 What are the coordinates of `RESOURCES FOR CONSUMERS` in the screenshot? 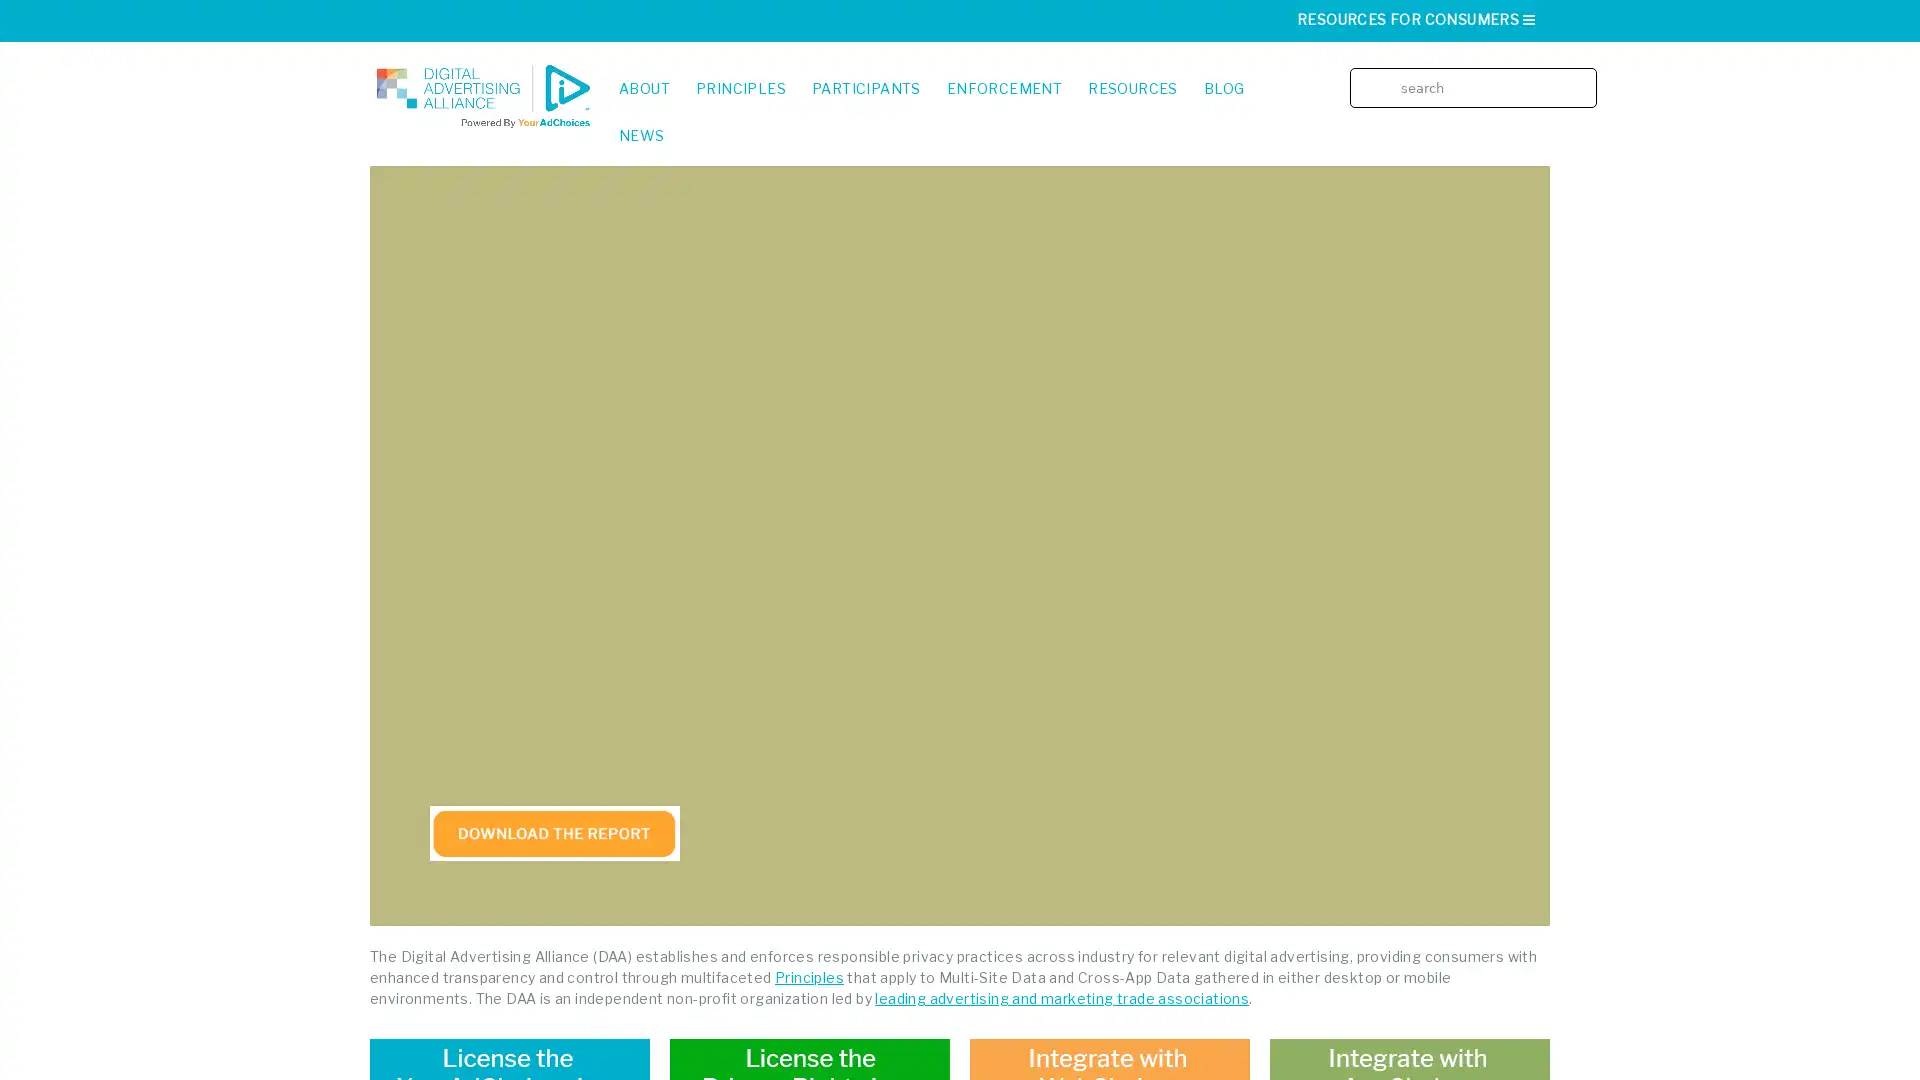 It's located at (1416, 19).